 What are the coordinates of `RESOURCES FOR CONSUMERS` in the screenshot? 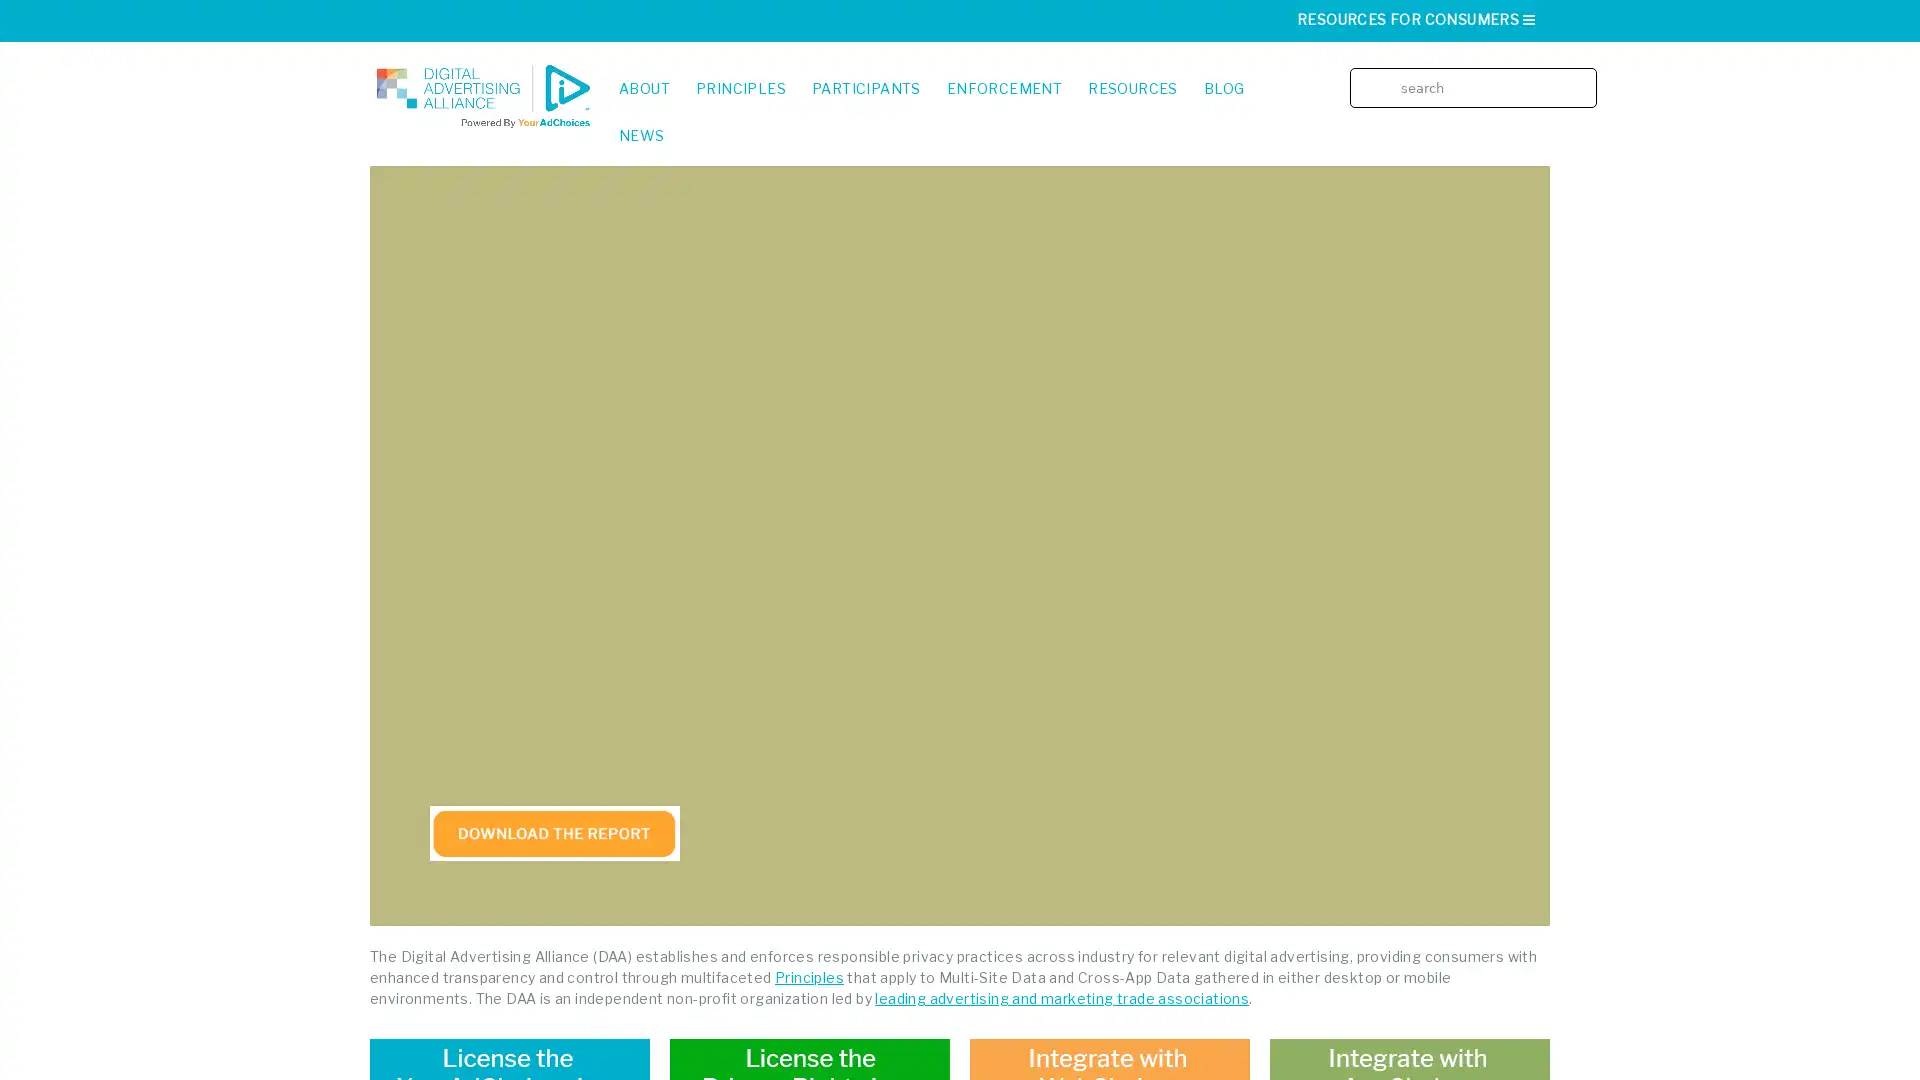 It's located at (1416, 19).